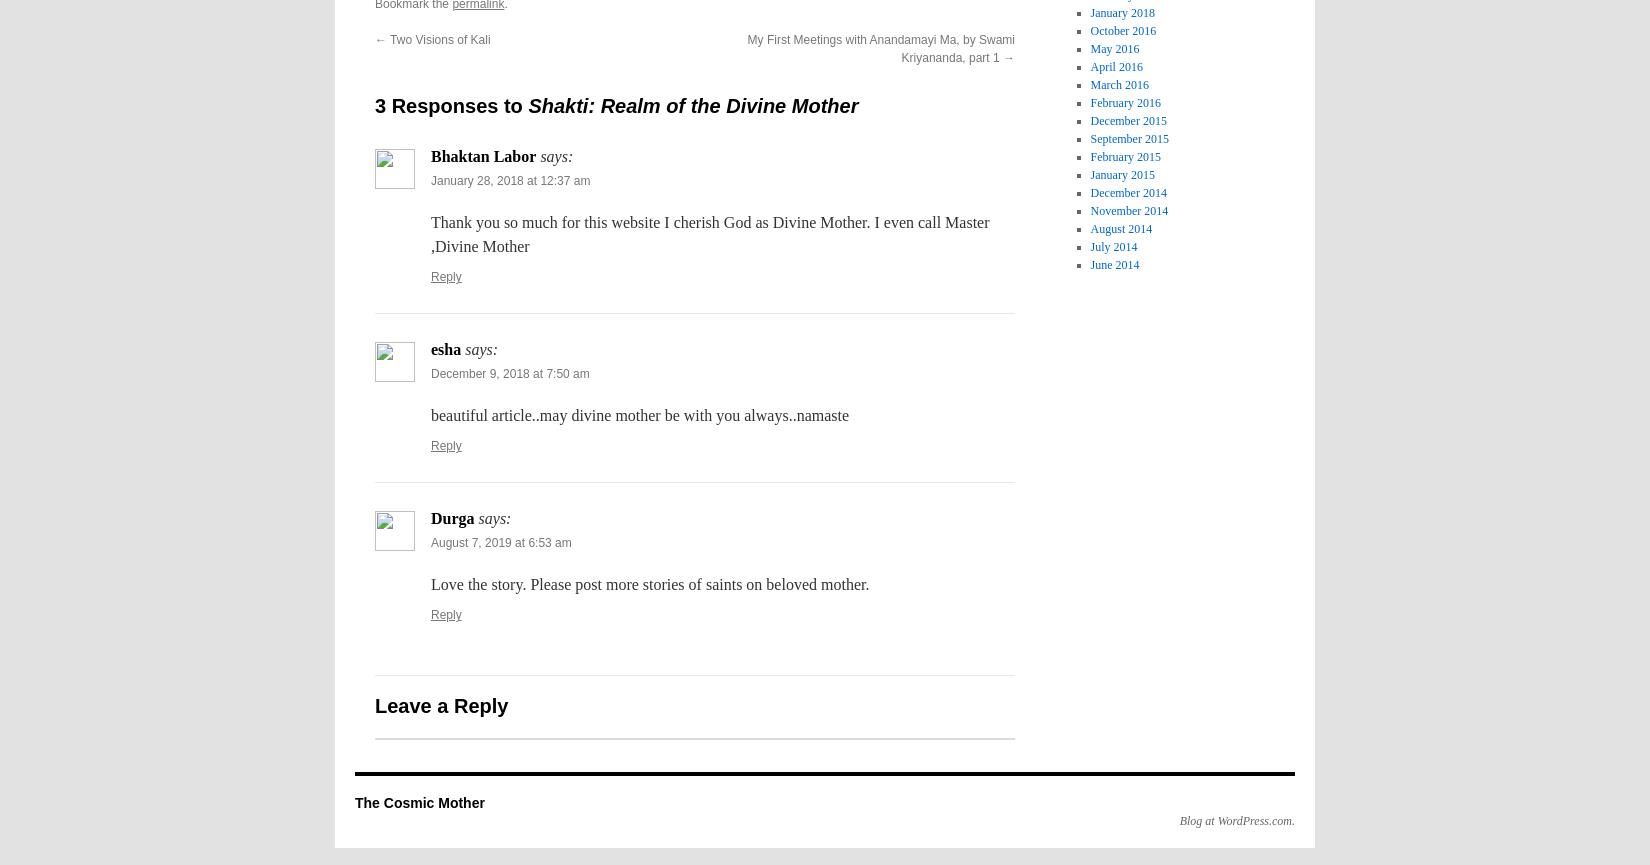 The height and width of the screenshot is (865, 1650). Describe the element at coordinates (1119, 85) in the screenshot. I see `'March 2016'` at that location.